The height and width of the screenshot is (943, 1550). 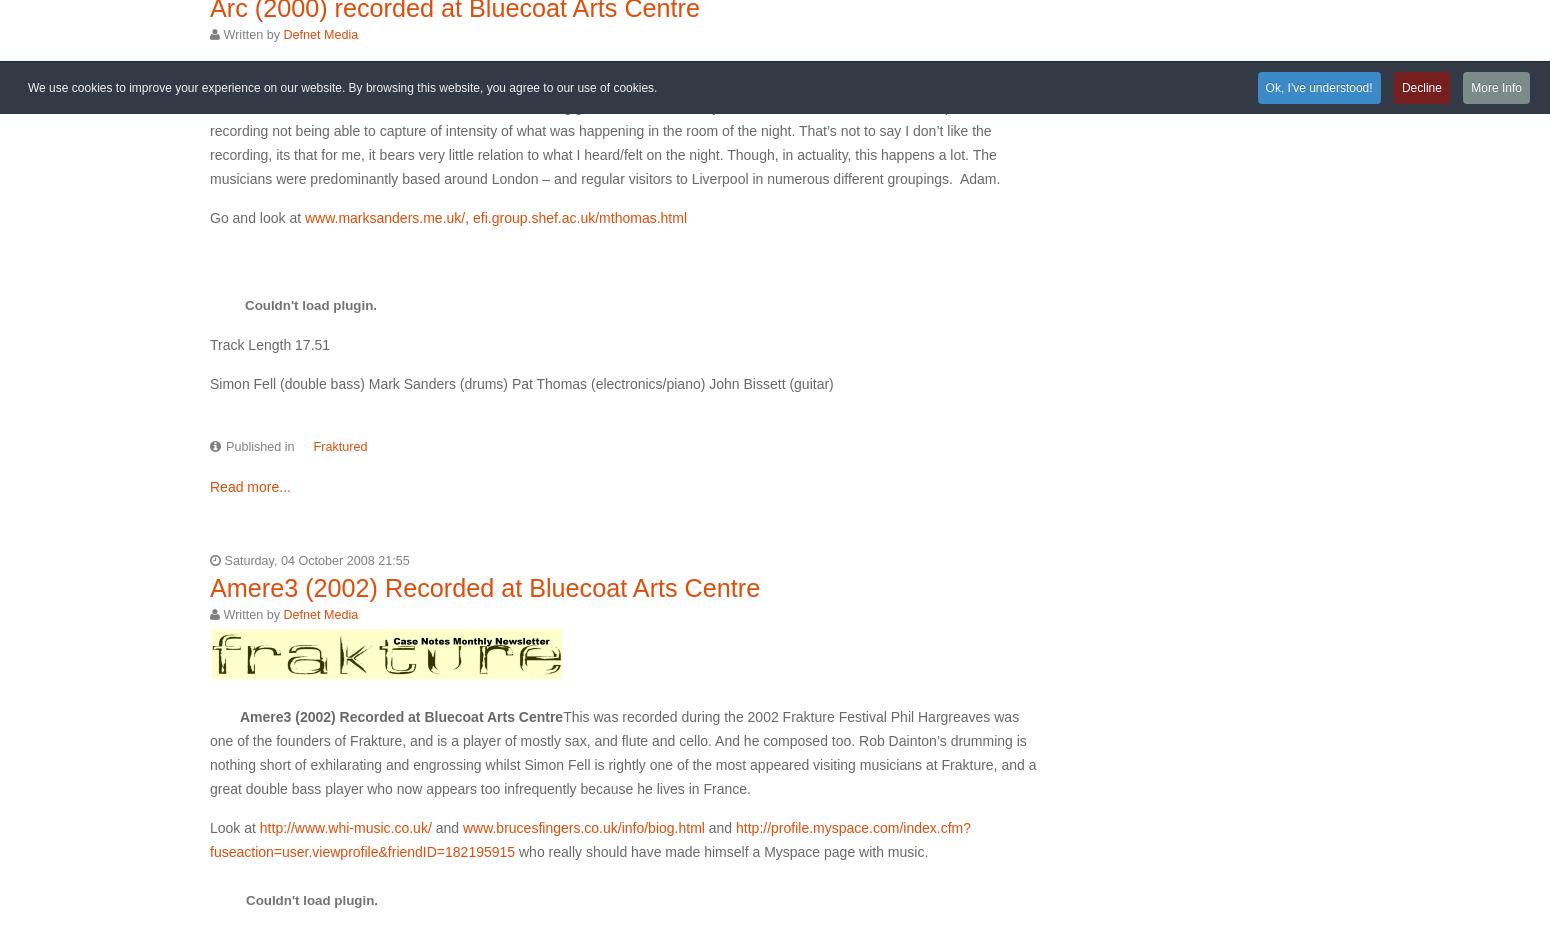 What do you see at coordinates (580, 218) in the screenshot?
I see `'efi.group.shef.ac.uk/mthomas.html'` at bounding box center [580, 218].